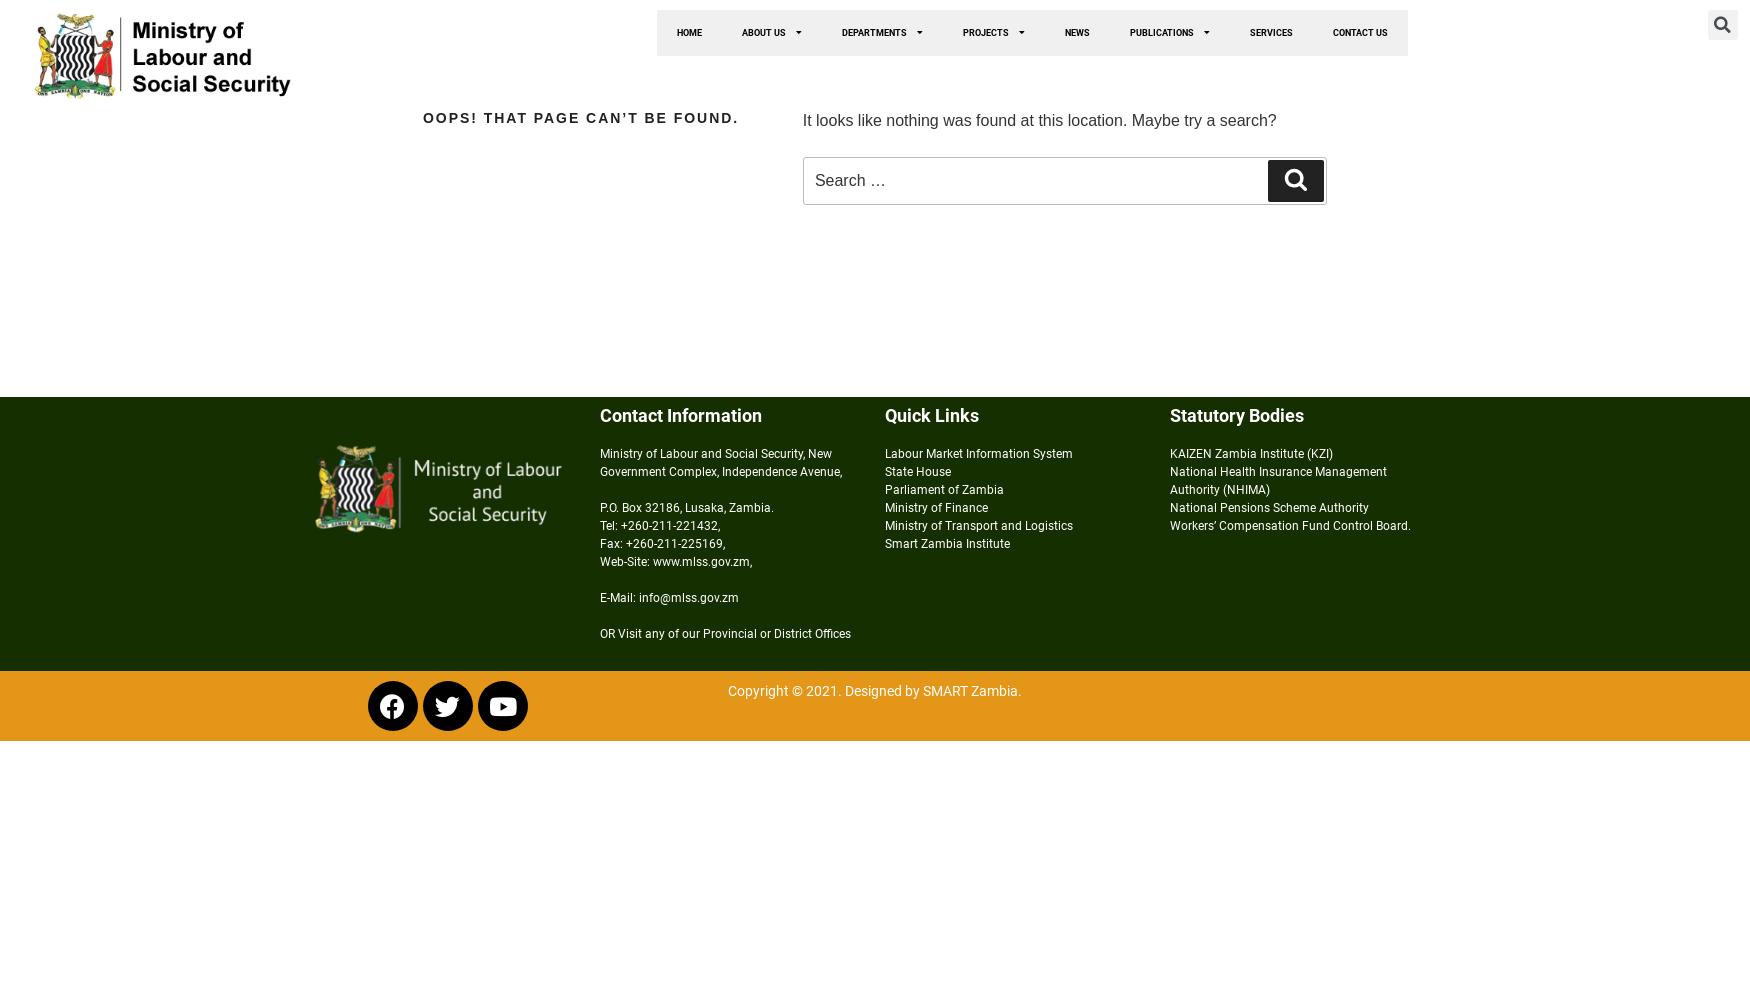 This screenshot has height=1000, width=1750. I want to click on 'Smart Zambia Institute', so click(883, 544).